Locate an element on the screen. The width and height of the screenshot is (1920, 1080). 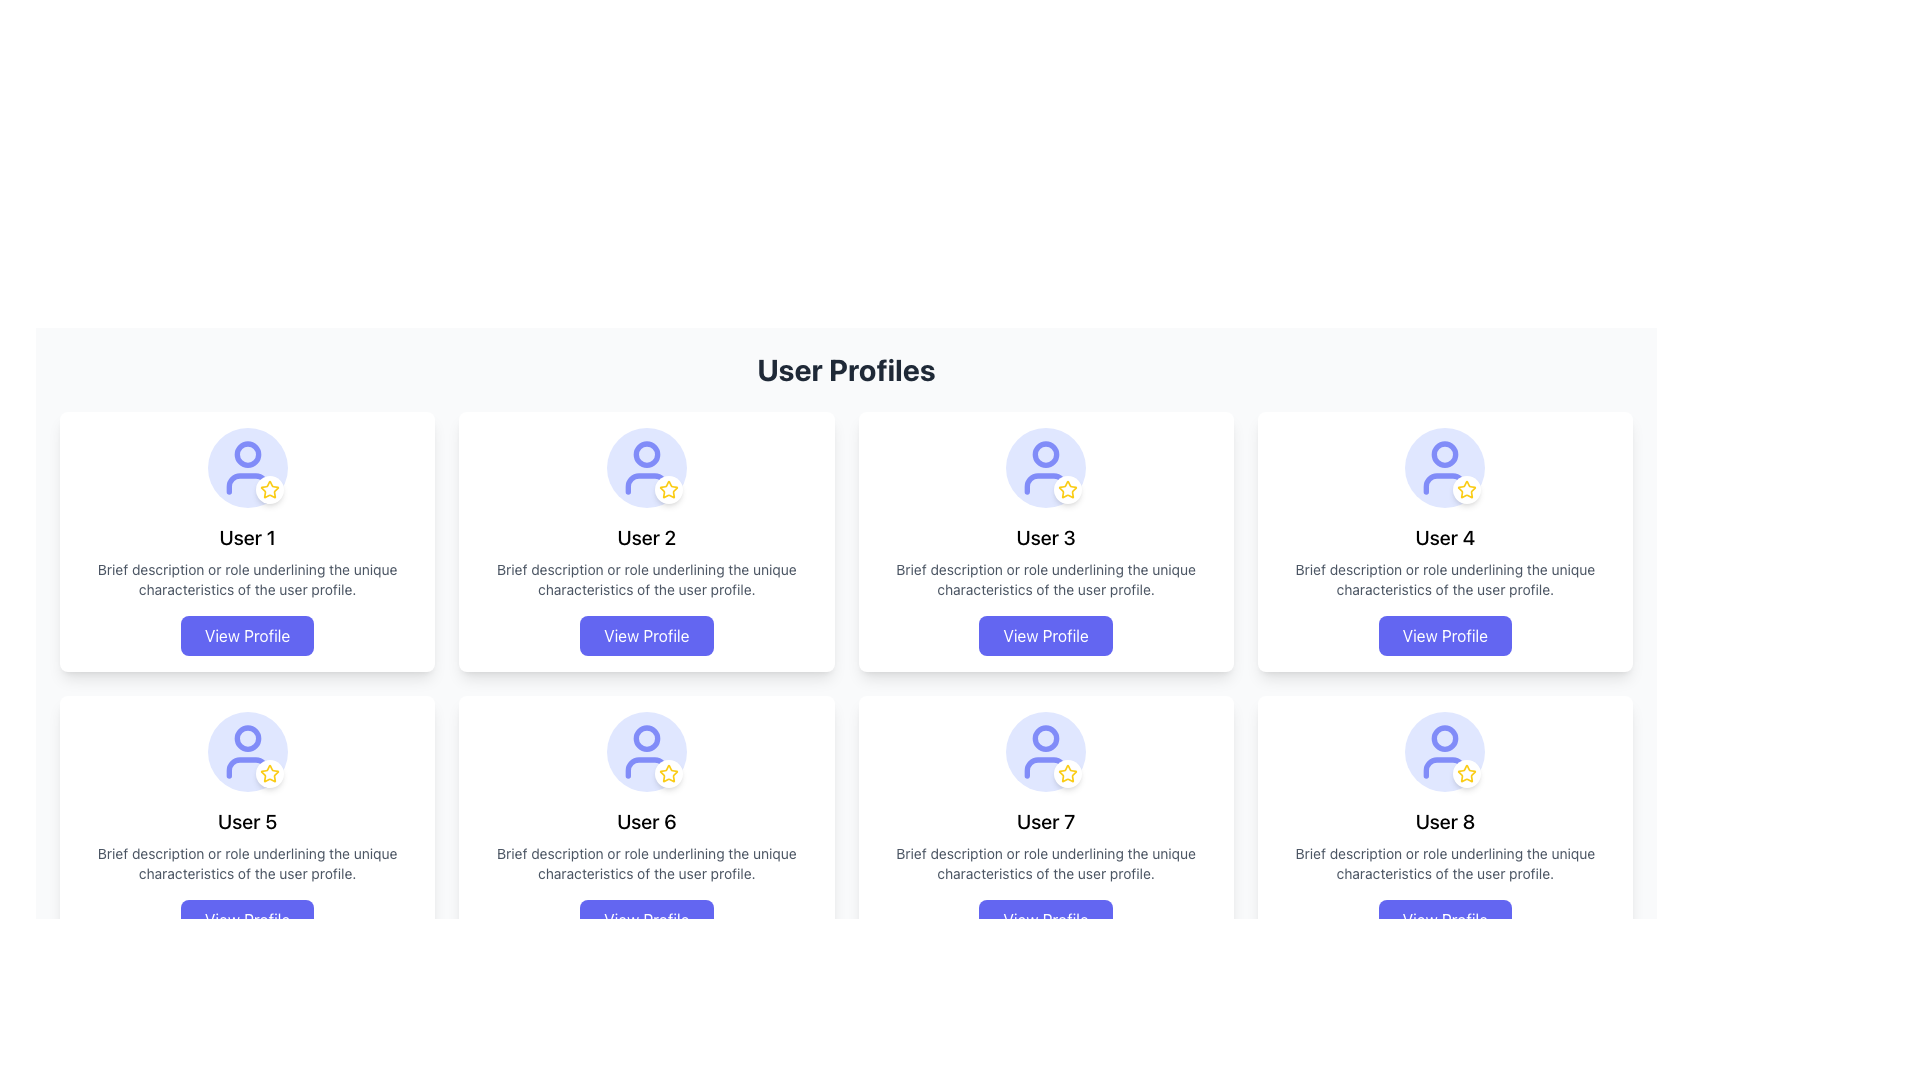
the Text Label in the 'User 4' profile card, which is styled in gray and positioned below the title 'User 4' and above the 'View Profile' button is located at coordinates (1445, 579).